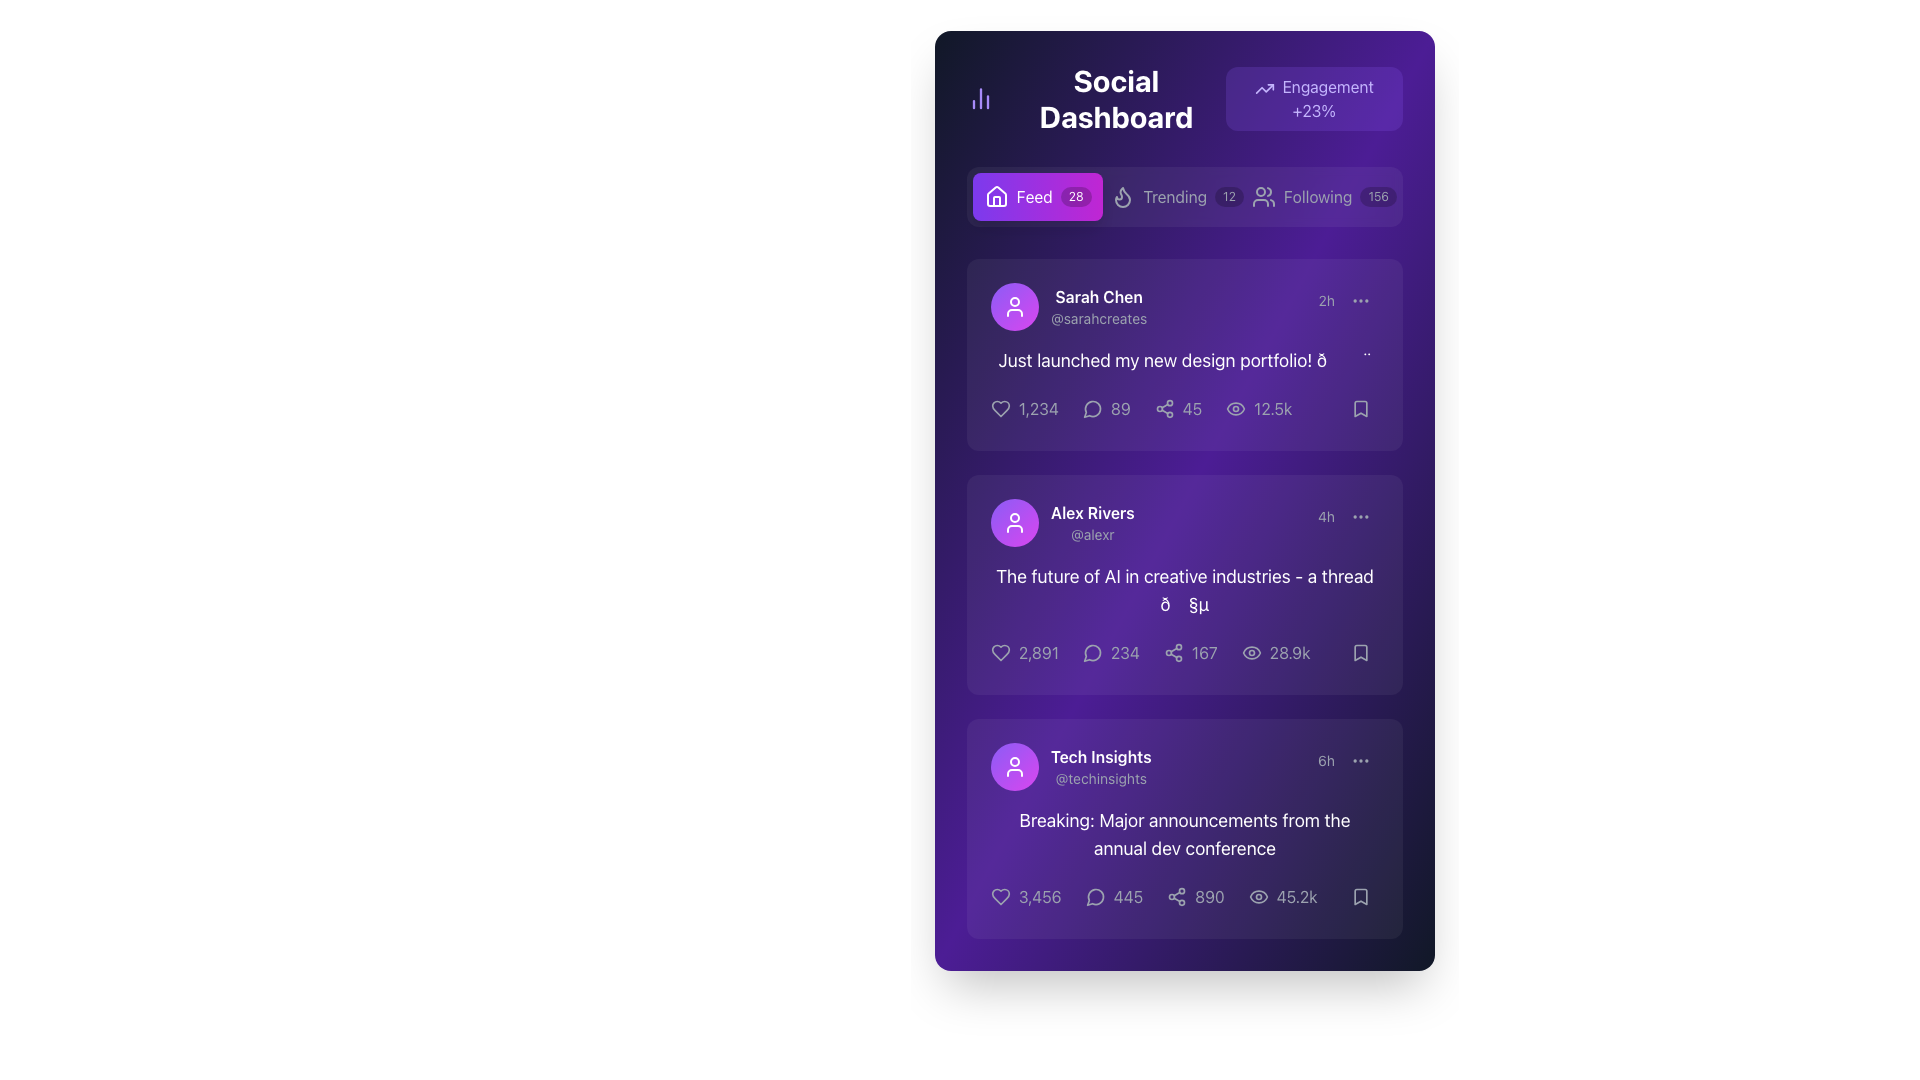 The image size is (1920, 1080). What do you see at coordinates (1023, 407) in the screenshot?
I see `the like button located under the post mentioning 'Sarah Chen' to increment the count of likes` at bounding box center [1023, 407].